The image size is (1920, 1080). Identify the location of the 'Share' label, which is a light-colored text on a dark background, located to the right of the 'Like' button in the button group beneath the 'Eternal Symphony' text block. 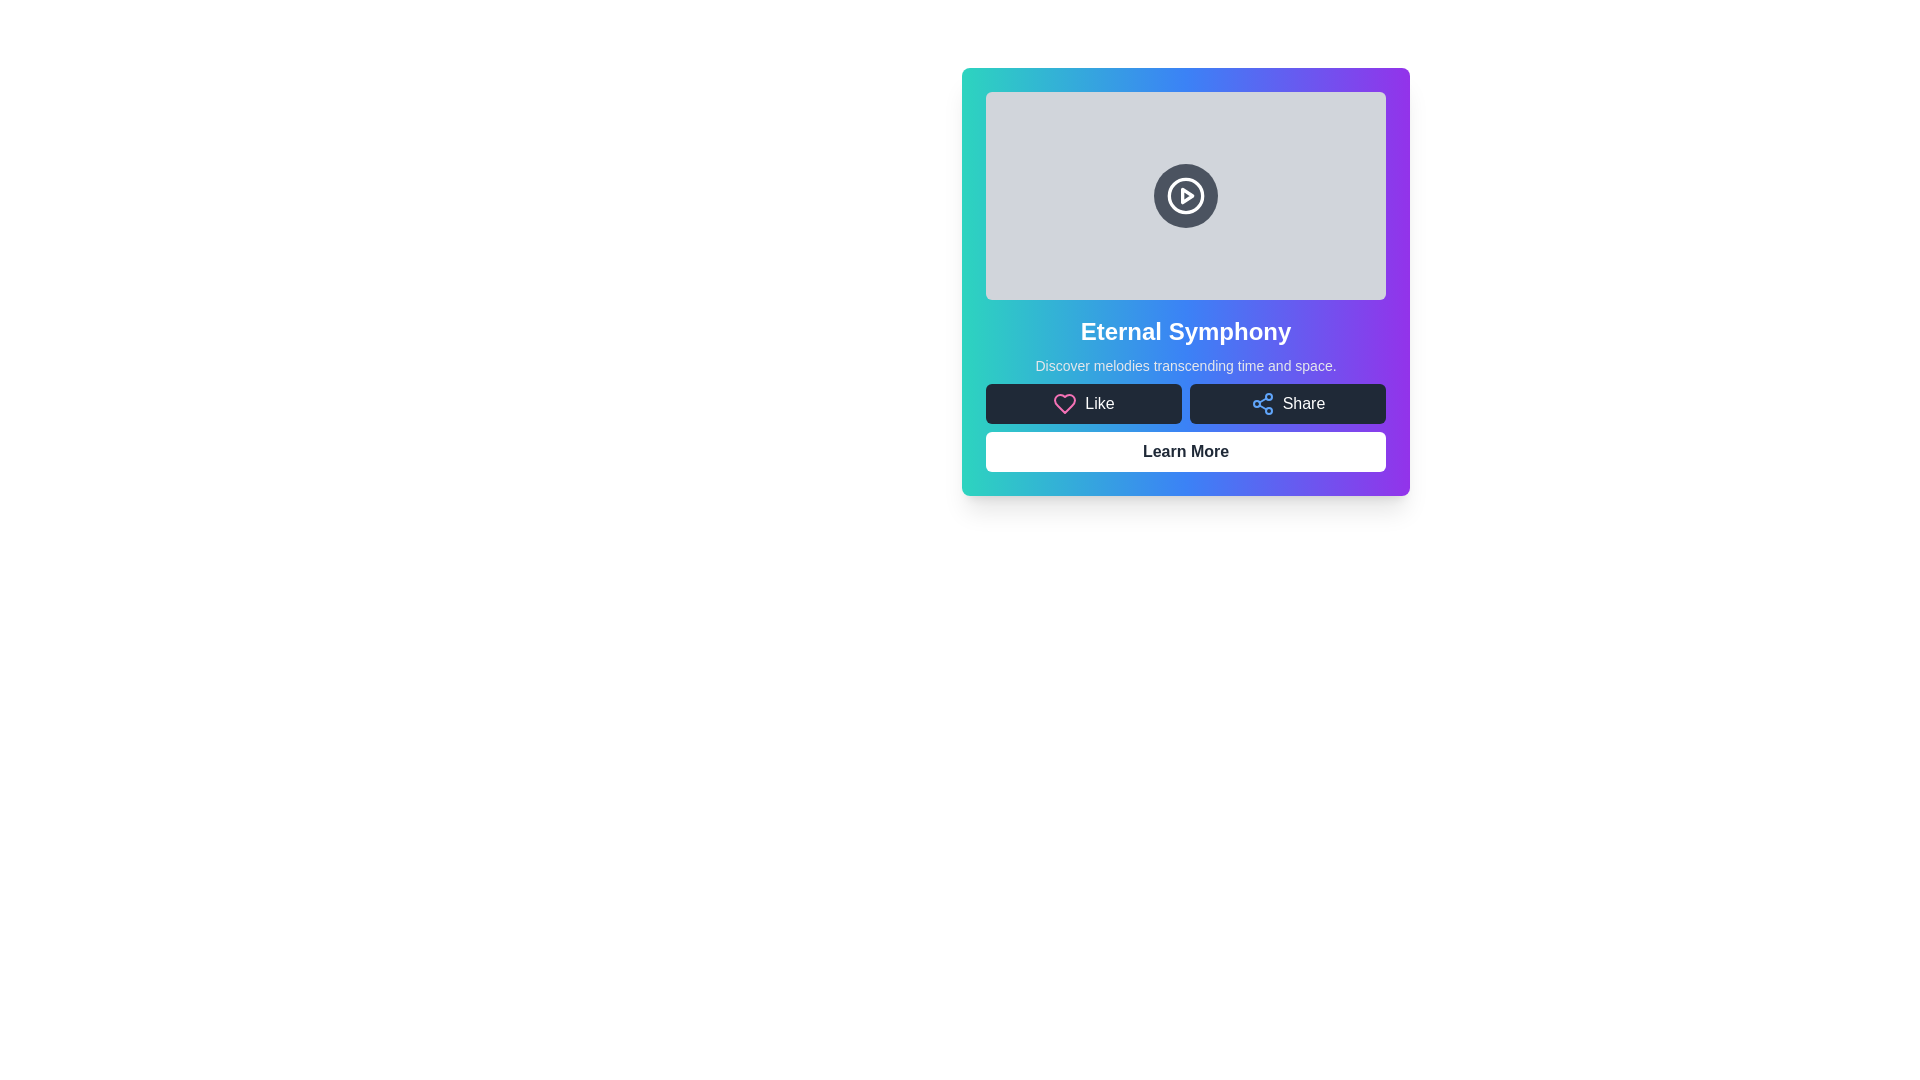
(1304, 404).